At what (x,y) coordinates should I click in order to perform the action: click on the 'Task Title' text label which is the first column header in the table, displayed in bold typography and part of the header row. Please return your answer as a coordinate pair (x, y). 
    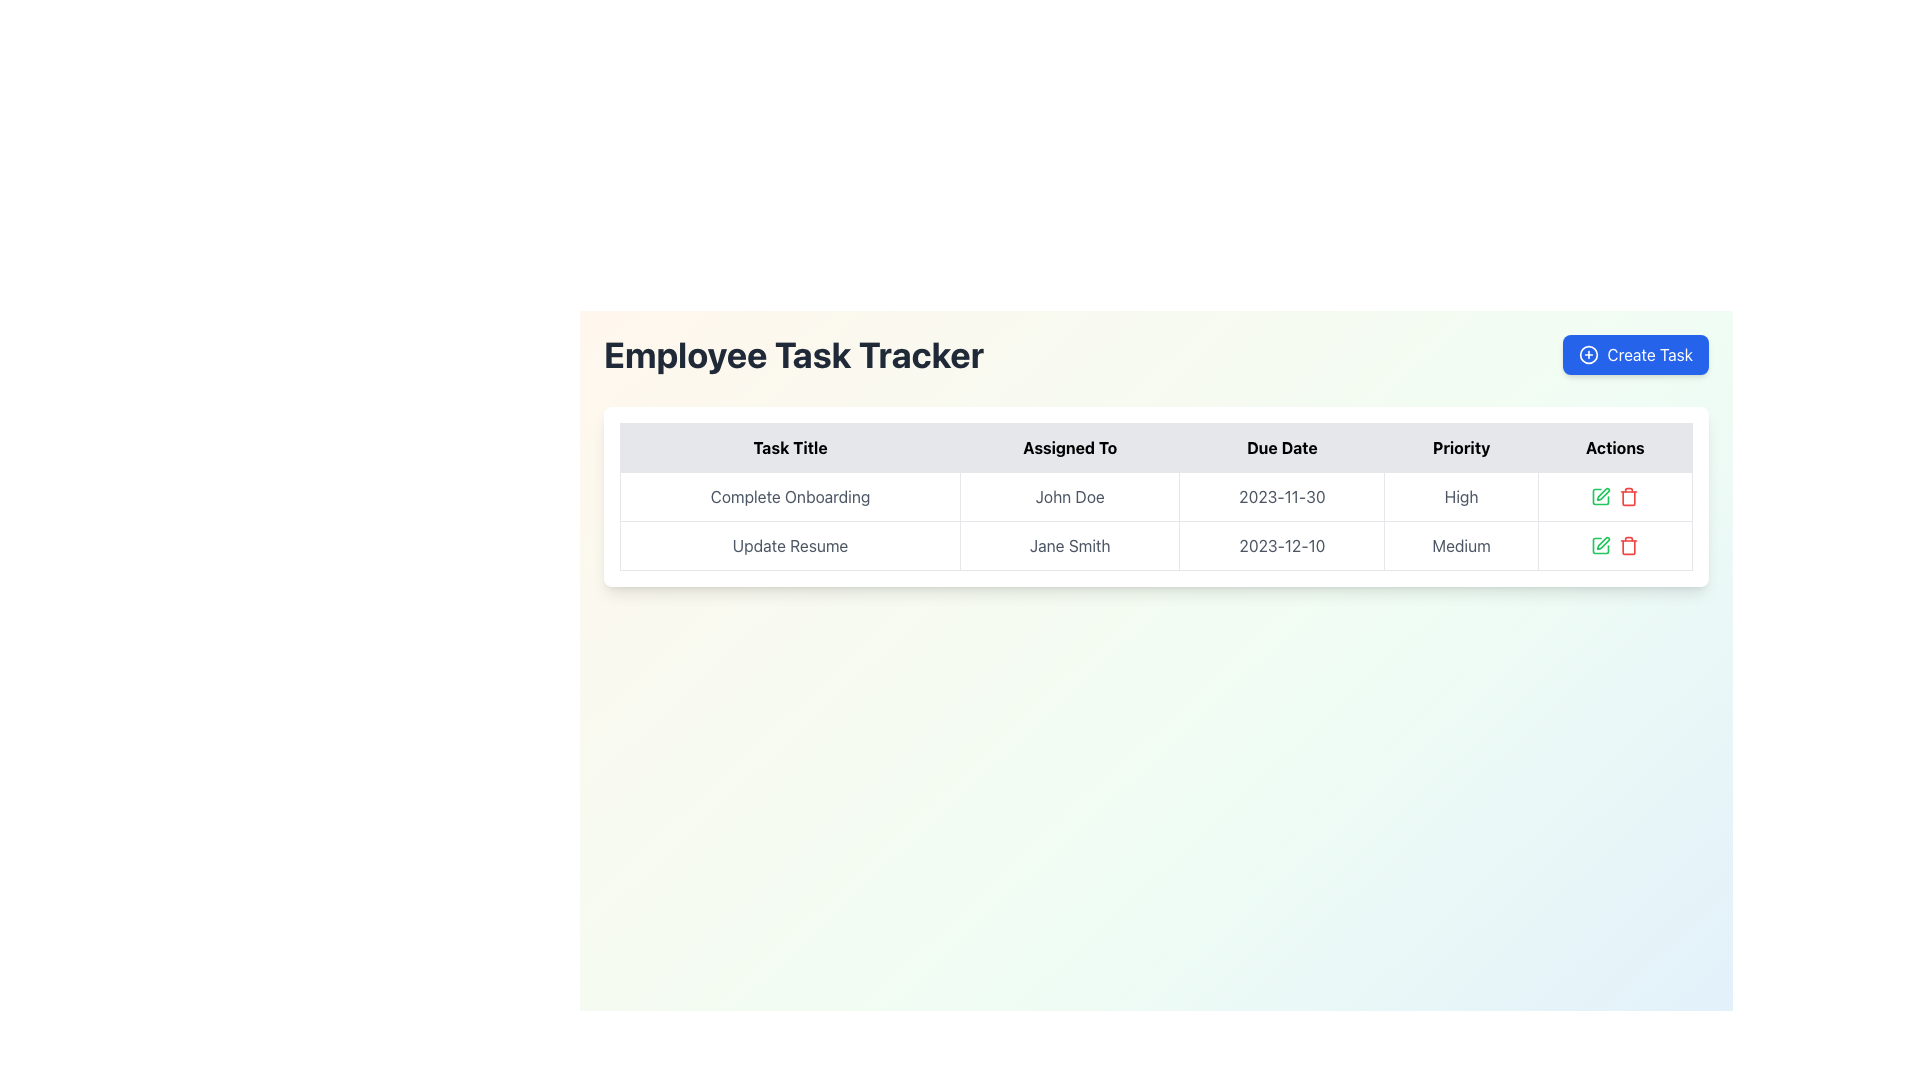
    Looking at the image, I should click on (789, 446).